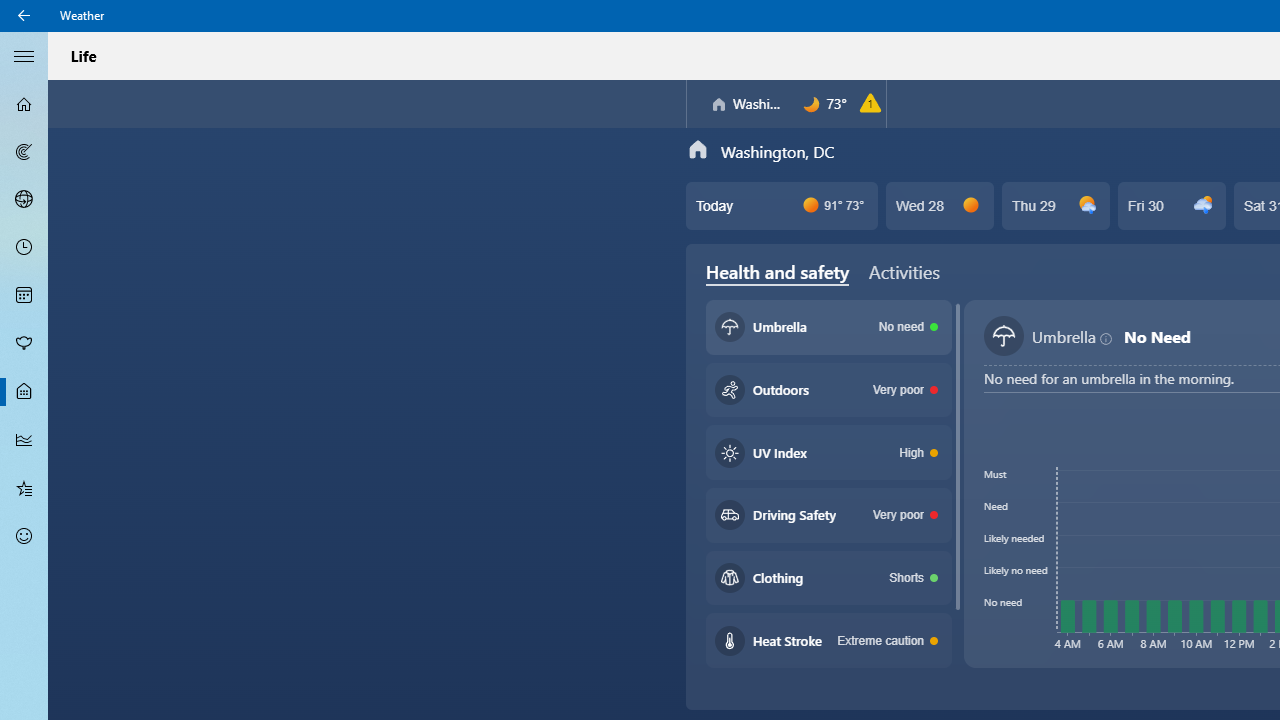 This screenshot has height=720, width=1280. I want to click on 'Pollen - Not Selected', so click(24, 342).